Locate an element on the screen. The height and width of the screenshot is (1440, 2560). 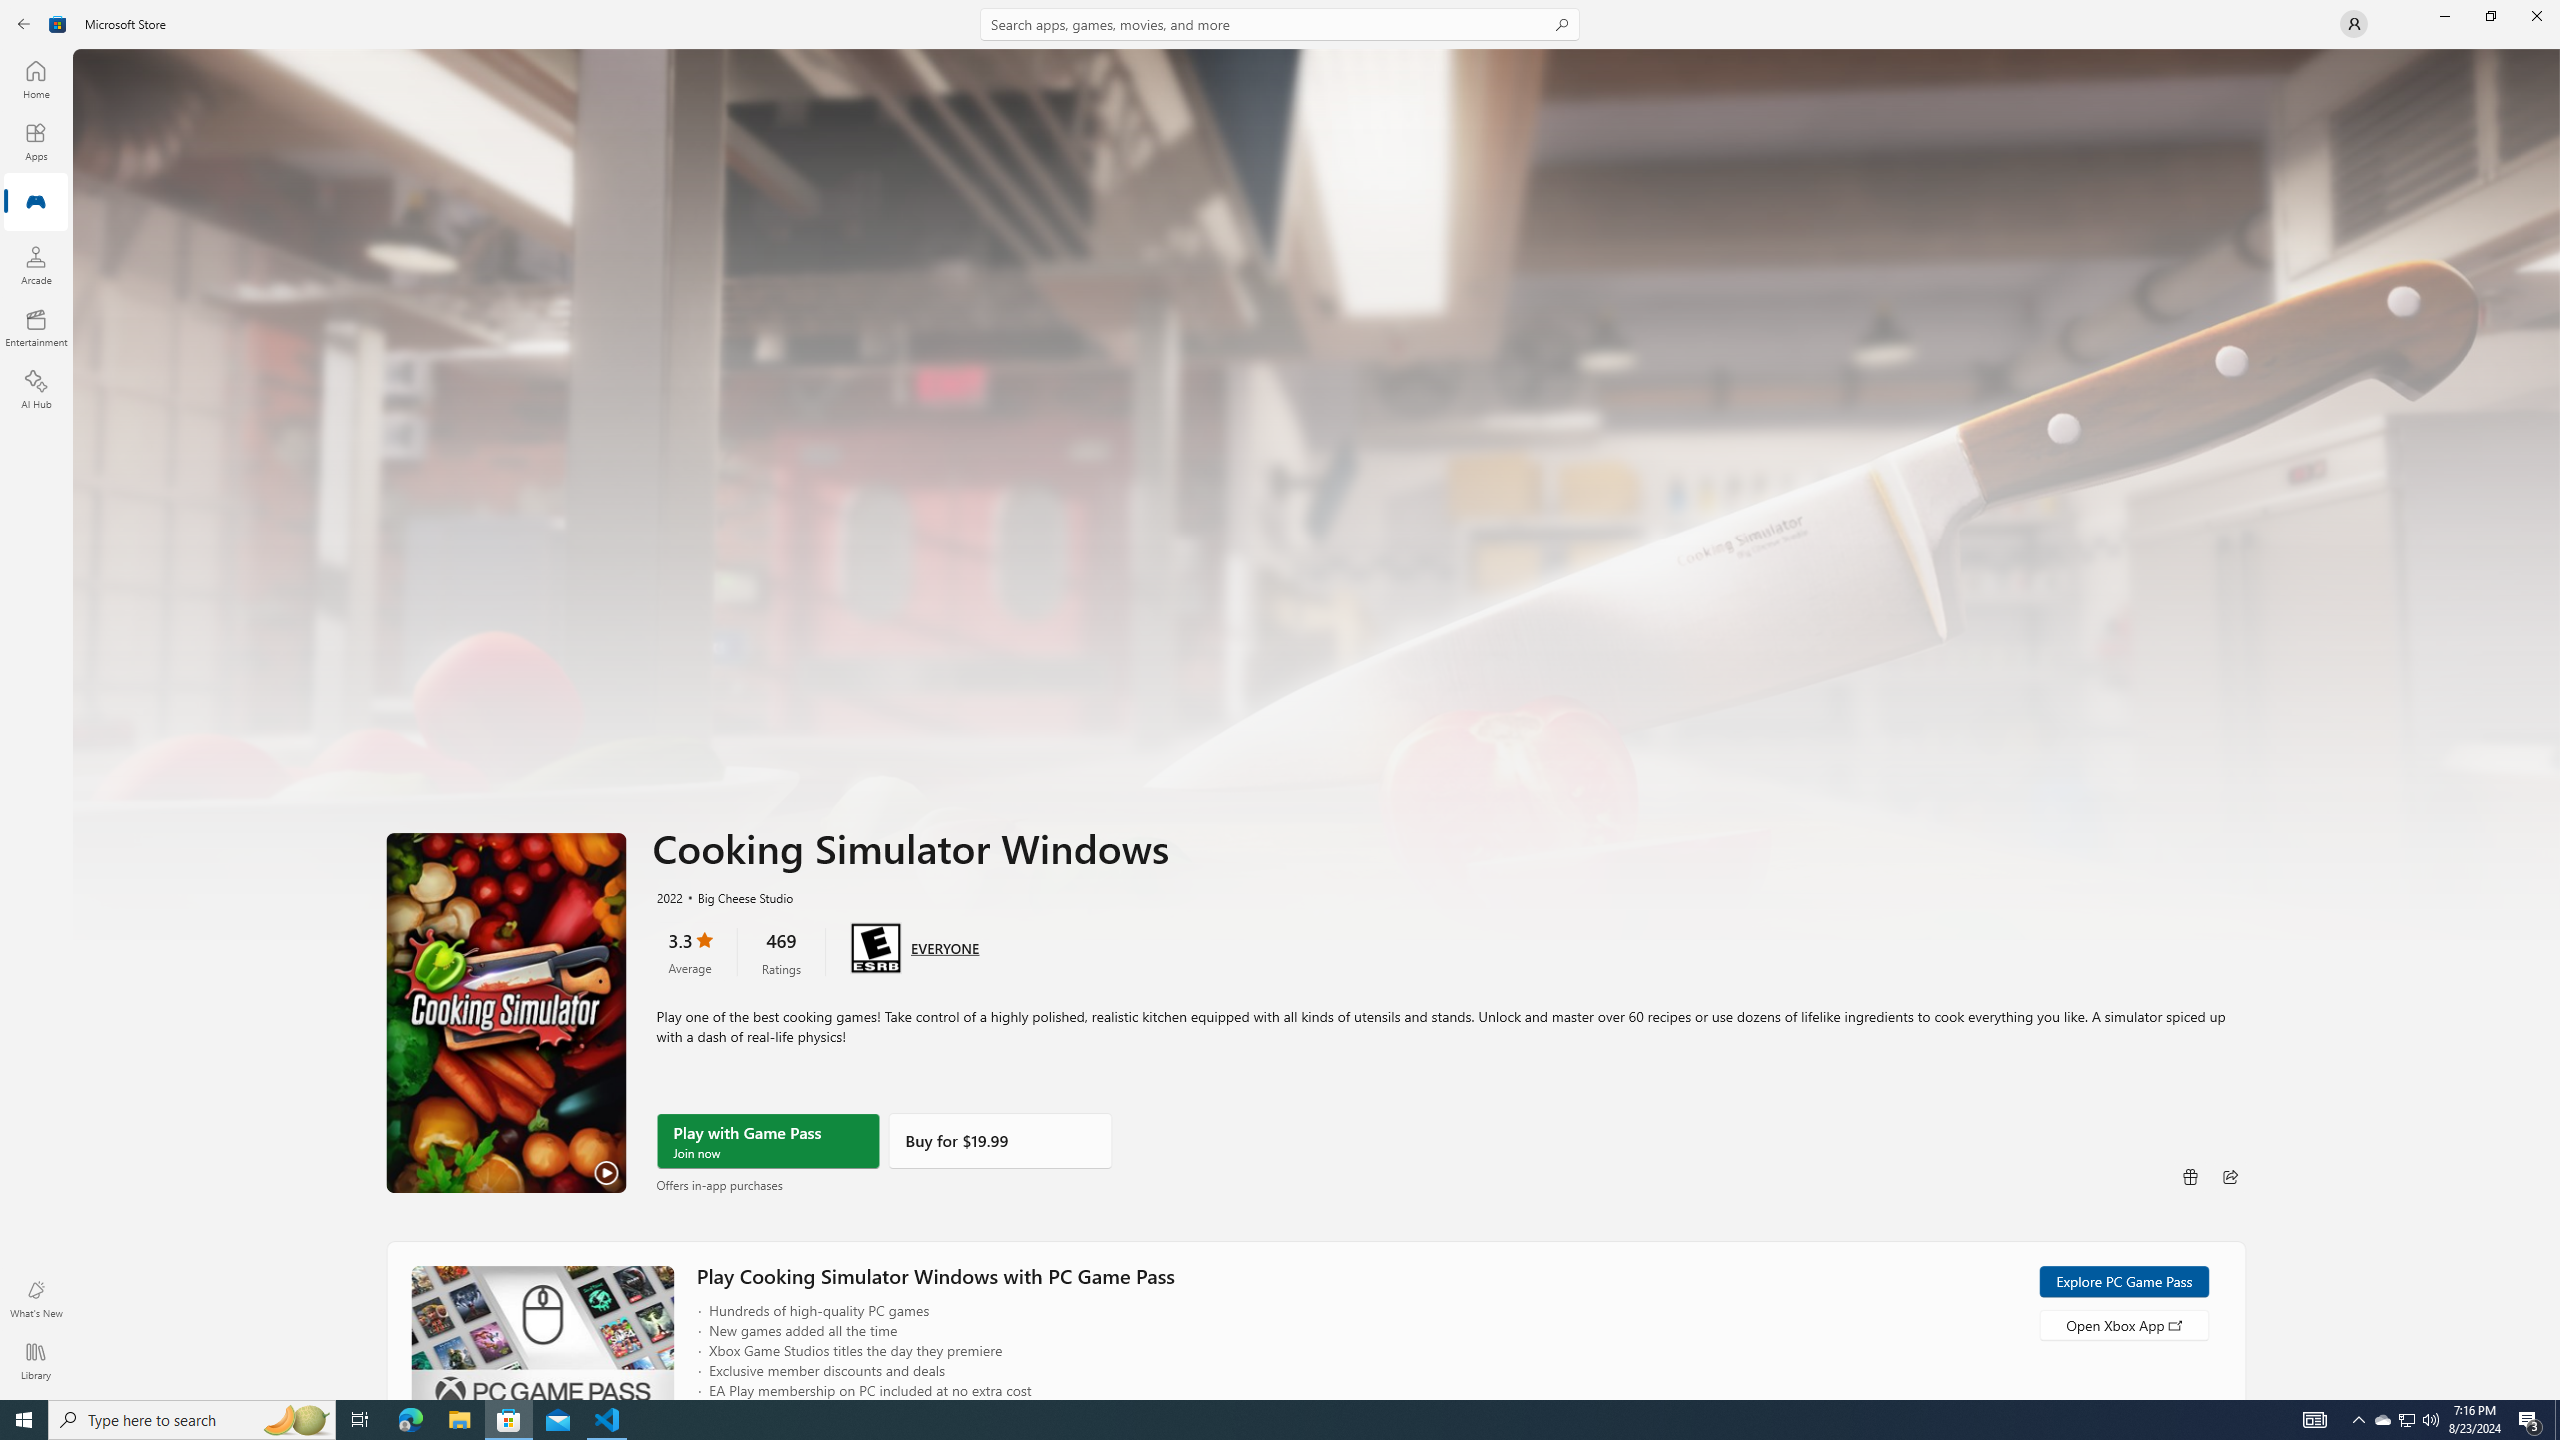
'Age rating: EVERYONE. Click for more information.' is located at coordinates (943, 946).